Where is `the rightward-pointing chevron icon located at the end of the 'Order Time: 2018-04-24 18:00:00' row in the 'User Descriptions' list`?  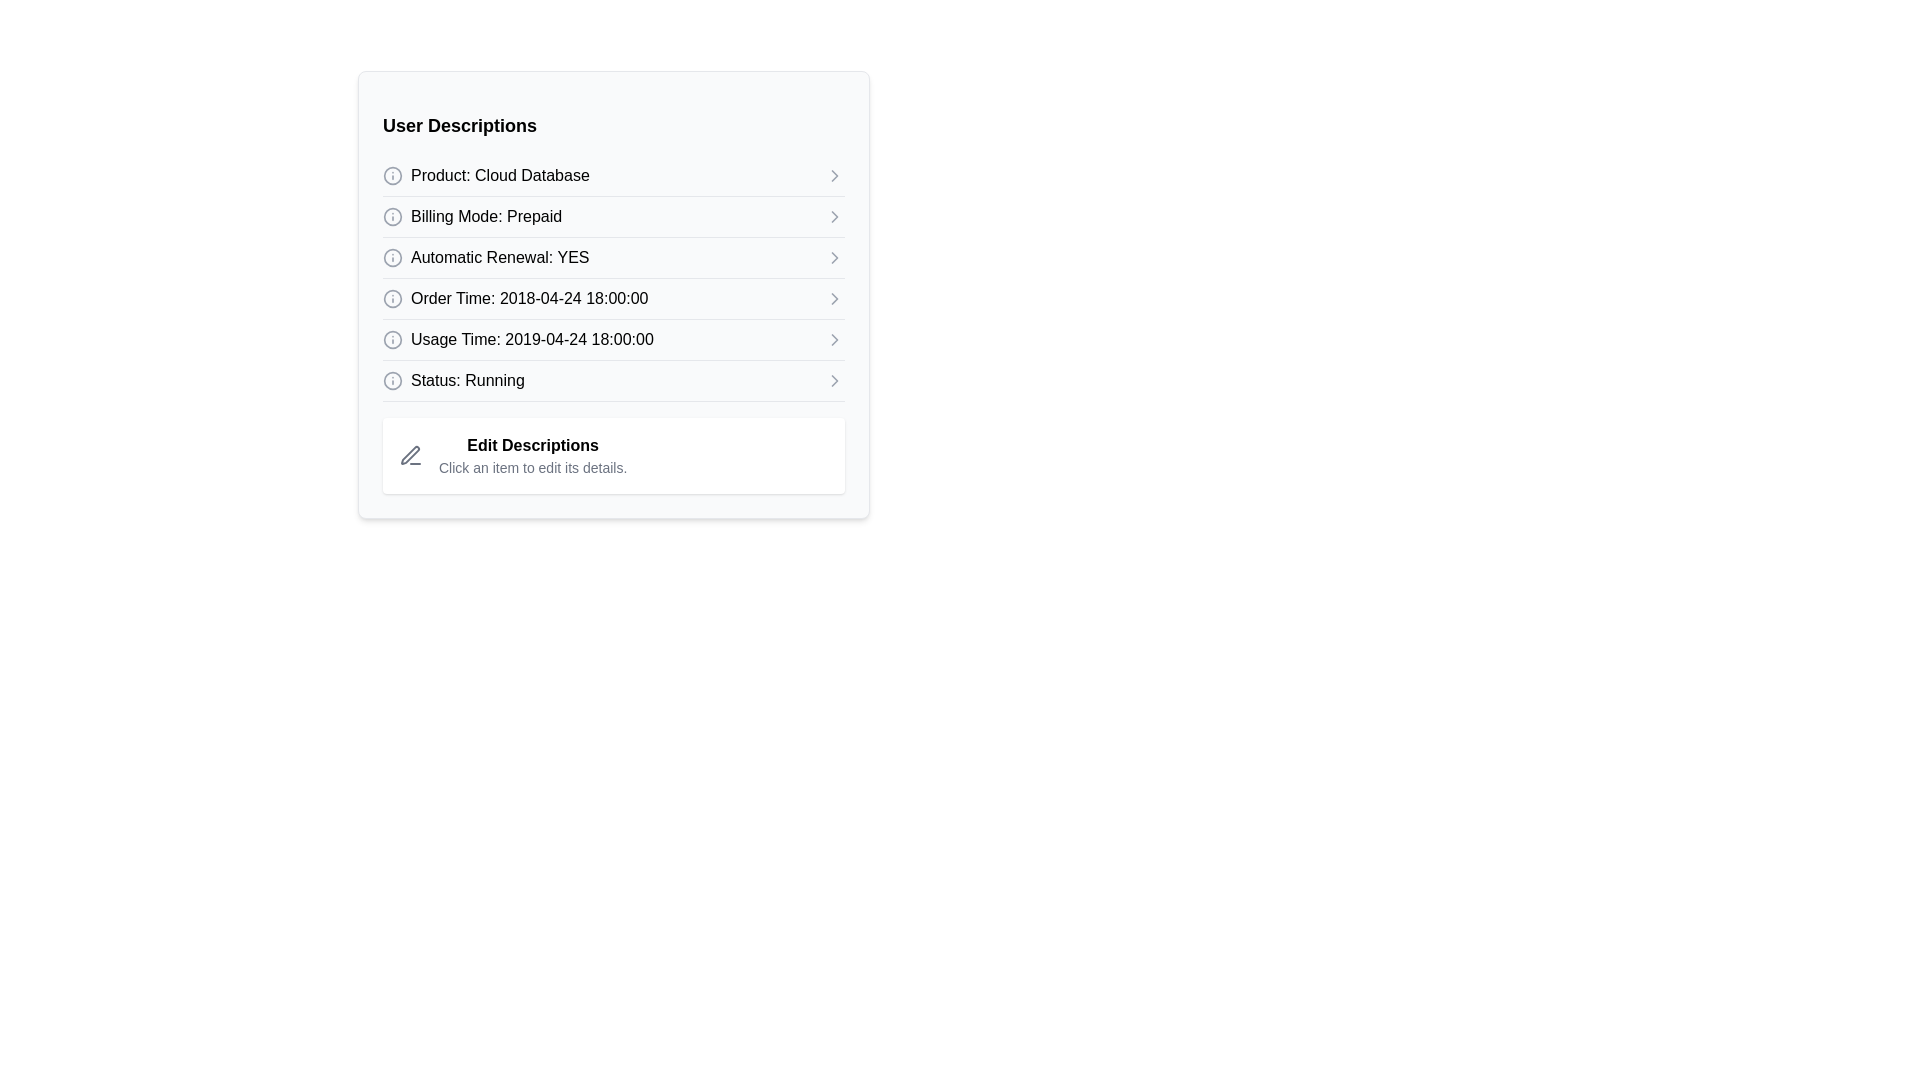 the rightward-pointing chevron icon located at the end of the 'Order Time: 2018-04-24 18:00:00' row in the 'User Descriptions' list is located at coordinates (835, 299).